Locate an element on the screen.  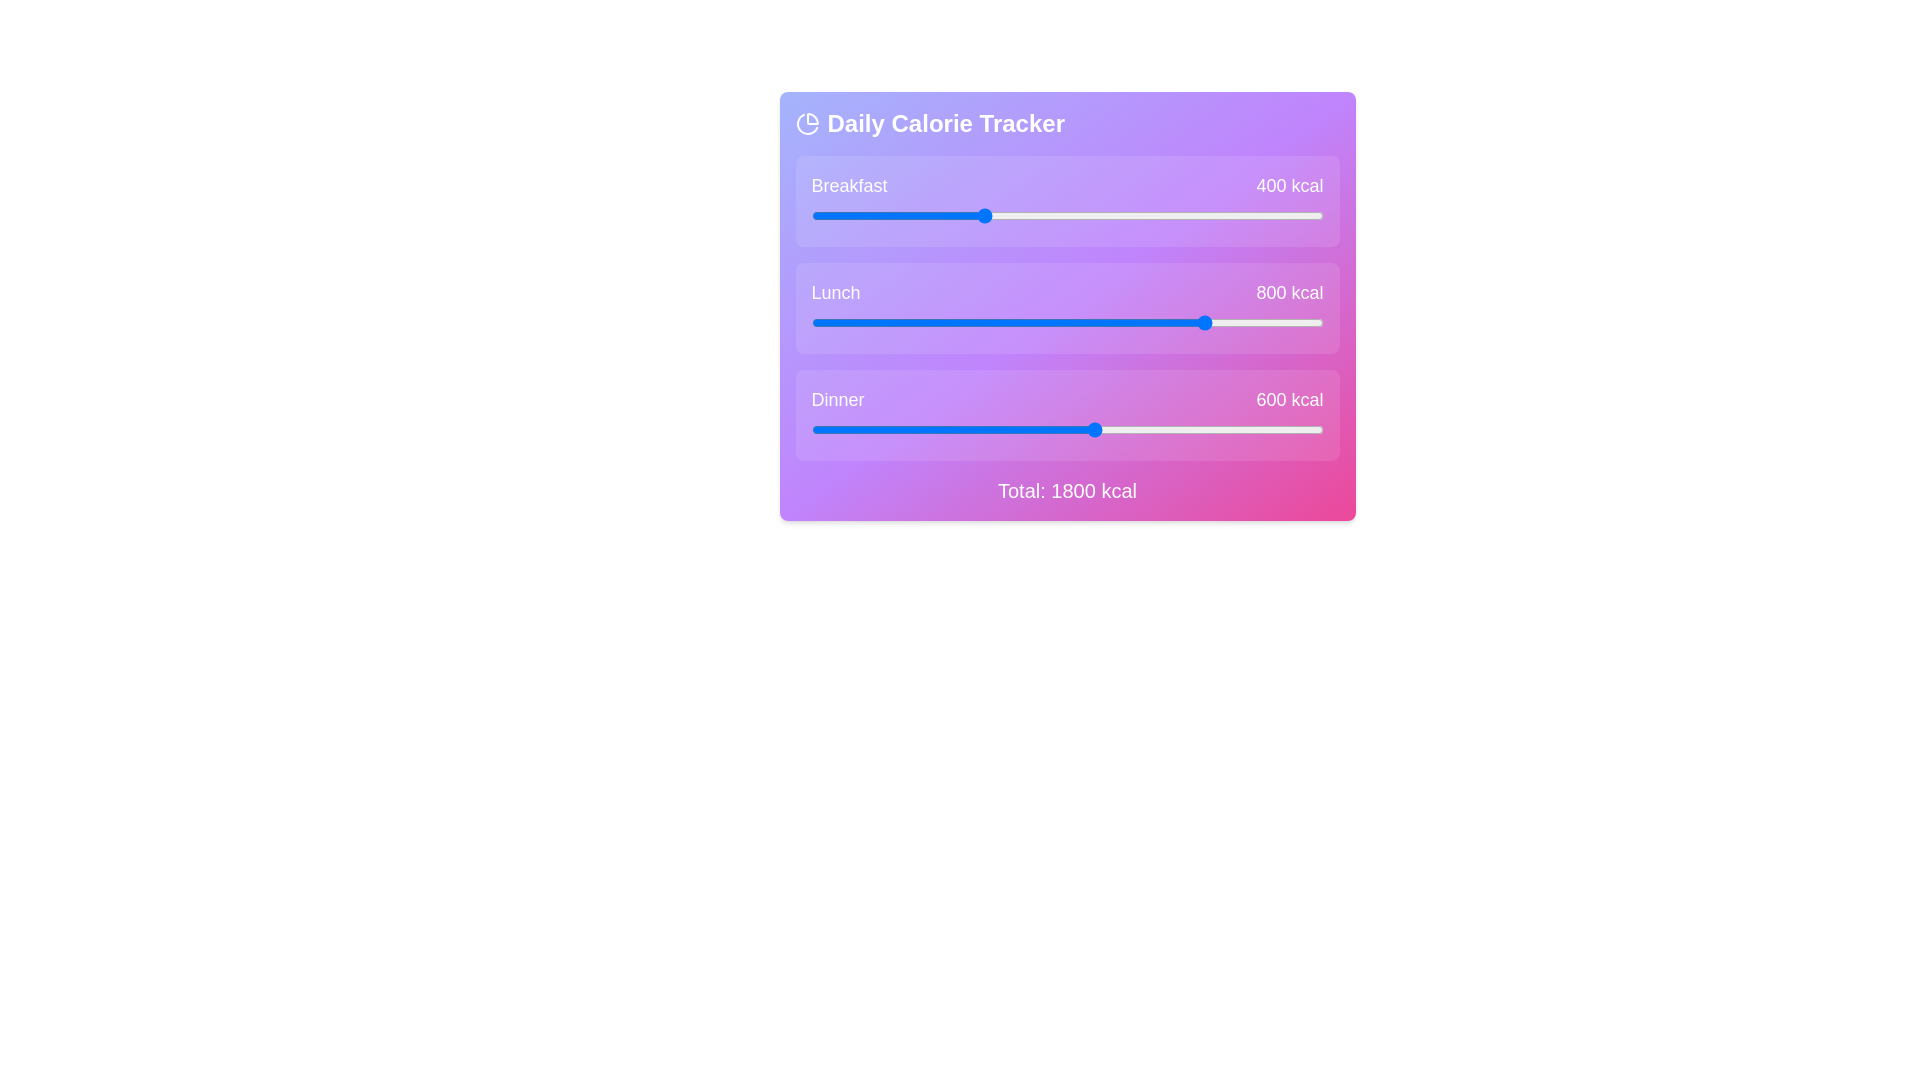
the Static Text Label indicating the category 'Lunch' within the calorie tracker interface is located at coordinates (835, 293).